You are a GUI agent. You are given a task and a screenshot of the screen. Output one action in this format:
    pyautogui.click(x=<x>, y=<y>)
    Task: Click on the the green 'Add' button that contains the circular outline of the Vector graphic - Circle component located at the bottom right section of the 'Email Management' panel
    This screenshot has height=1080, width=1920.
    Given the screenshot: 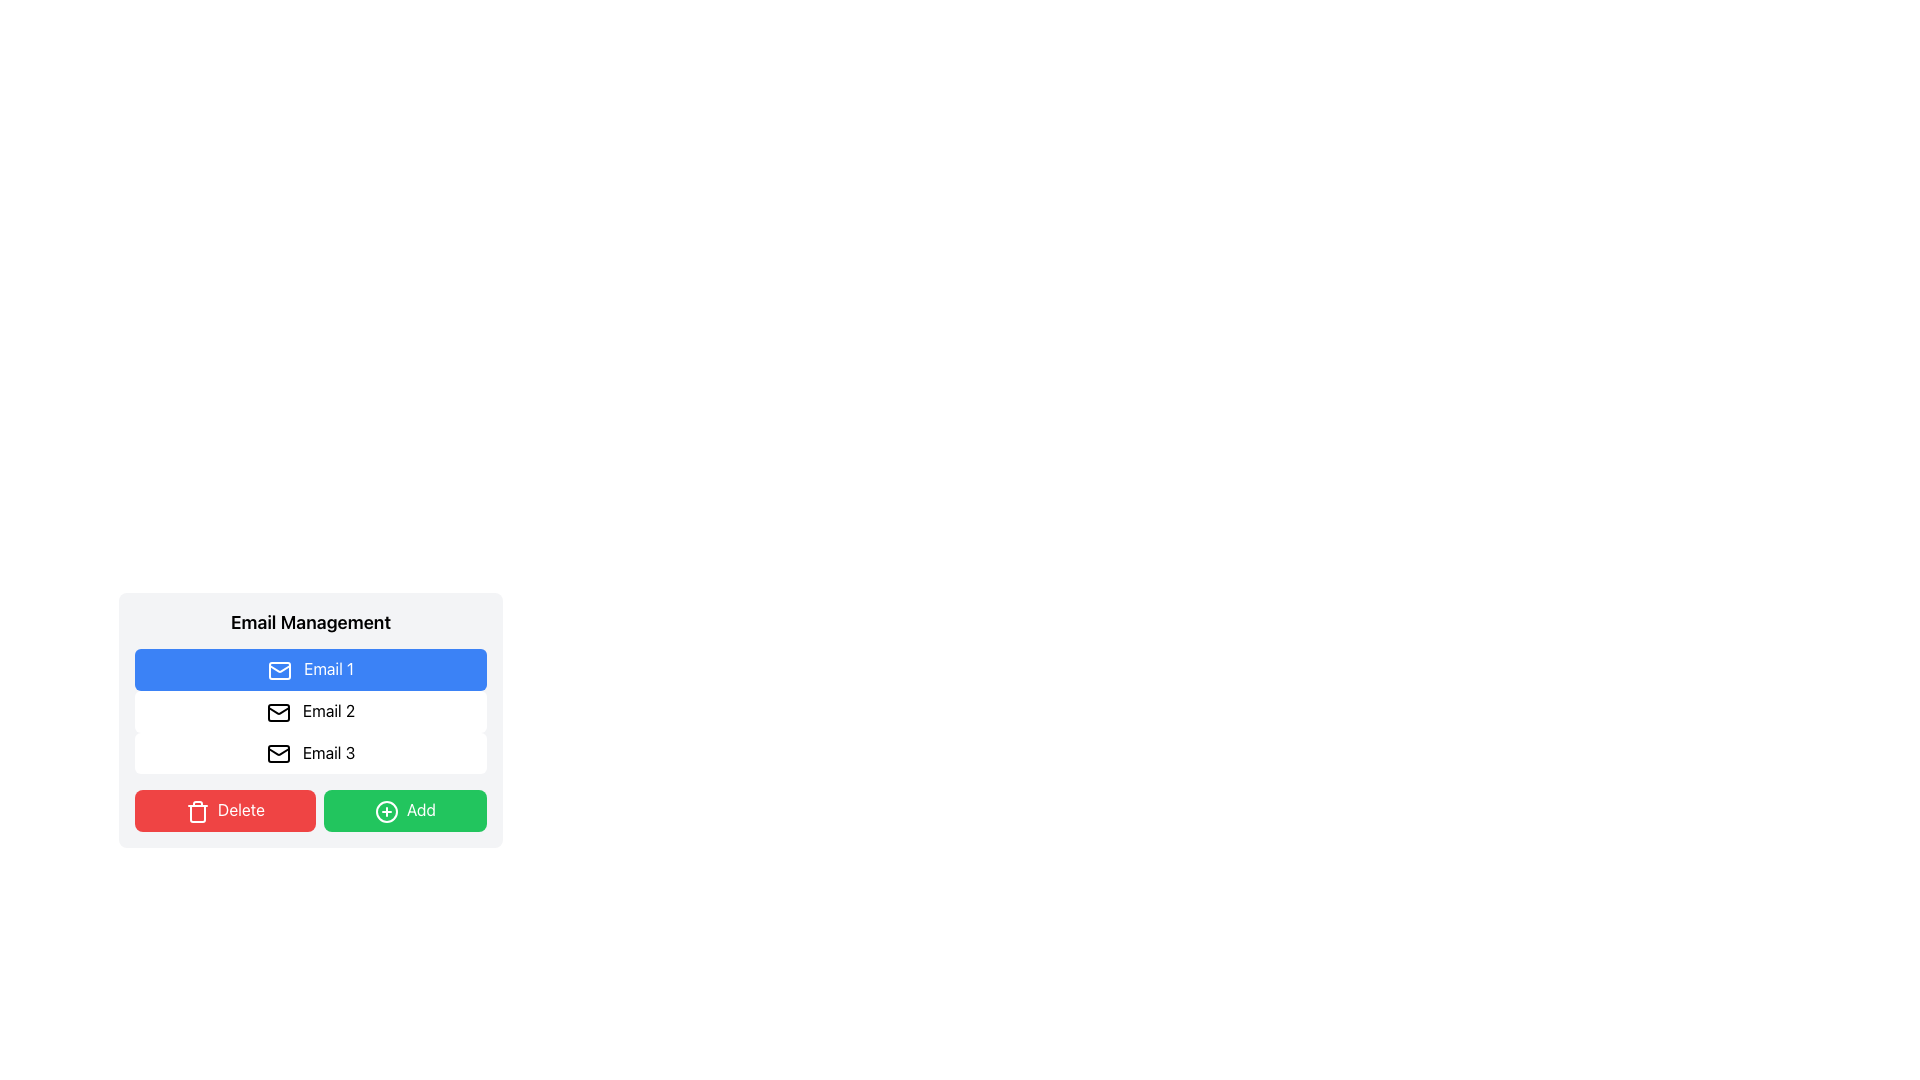 What is the action you would take?
    pyautogui.click(x=386, y=812)
    